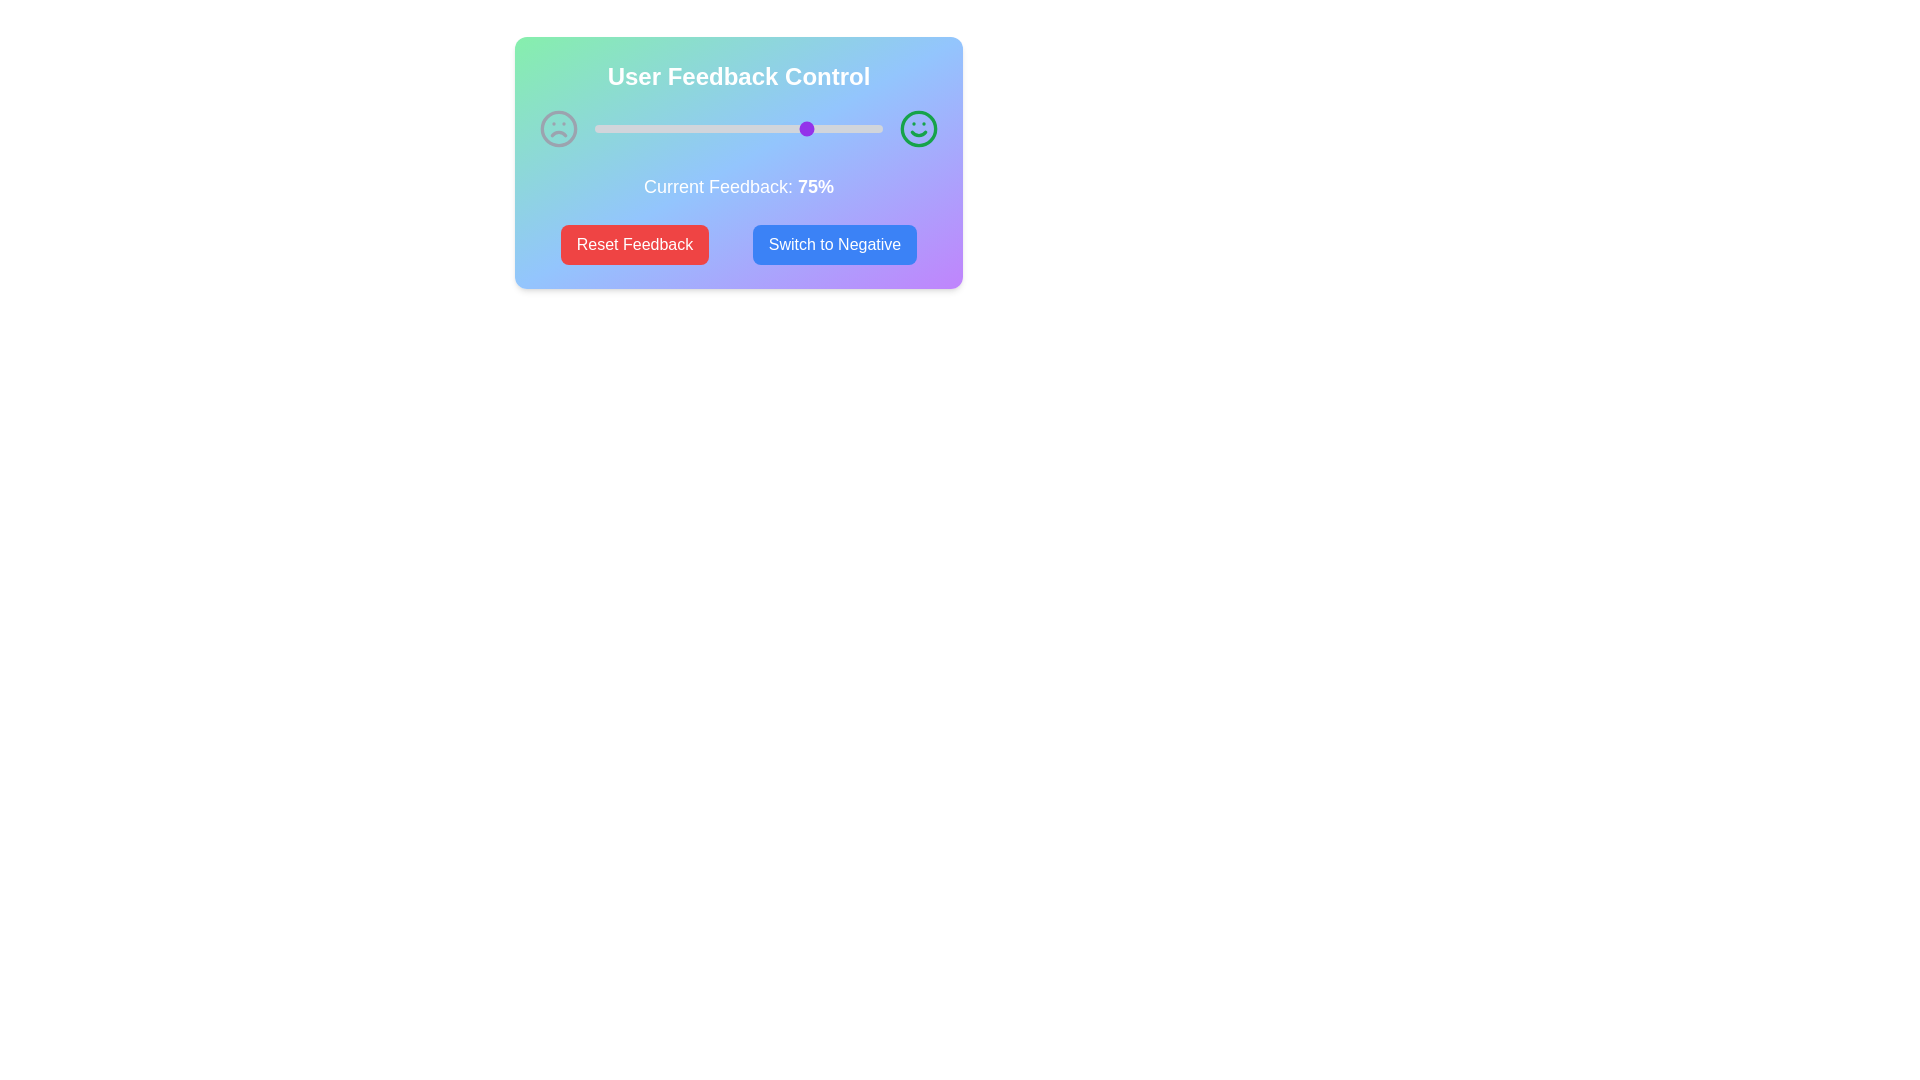 The height and width of the screenshot is (1080, 1920). Describe the element at coordinates (755, 128) in the screenshot. I see `the feedback slider to set the feedback percentage to 56` at that location.